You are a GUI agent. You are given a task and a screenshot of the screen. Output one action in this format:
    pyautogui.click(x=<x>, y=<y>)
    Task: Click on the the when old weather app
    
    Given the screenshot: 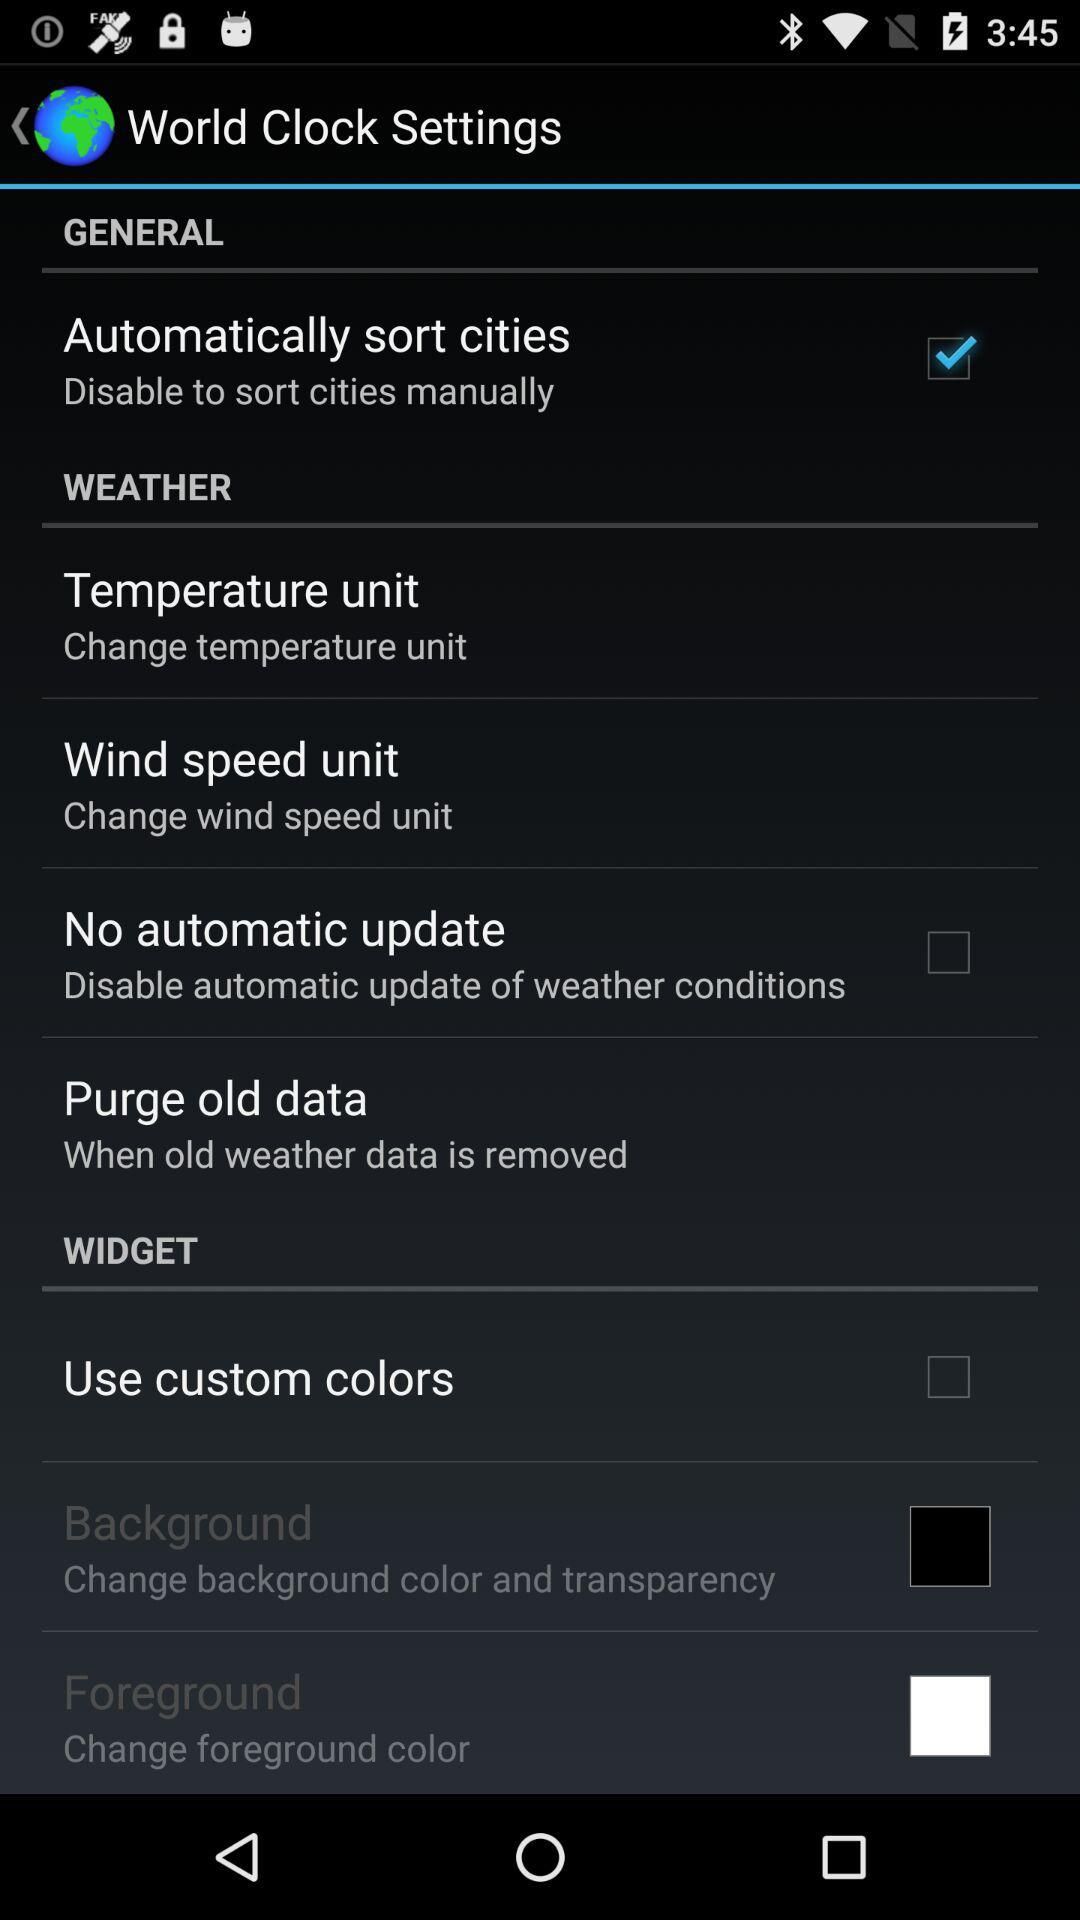 What is the action you would take?
    pyautogui.click(x=344, y=1153)
    